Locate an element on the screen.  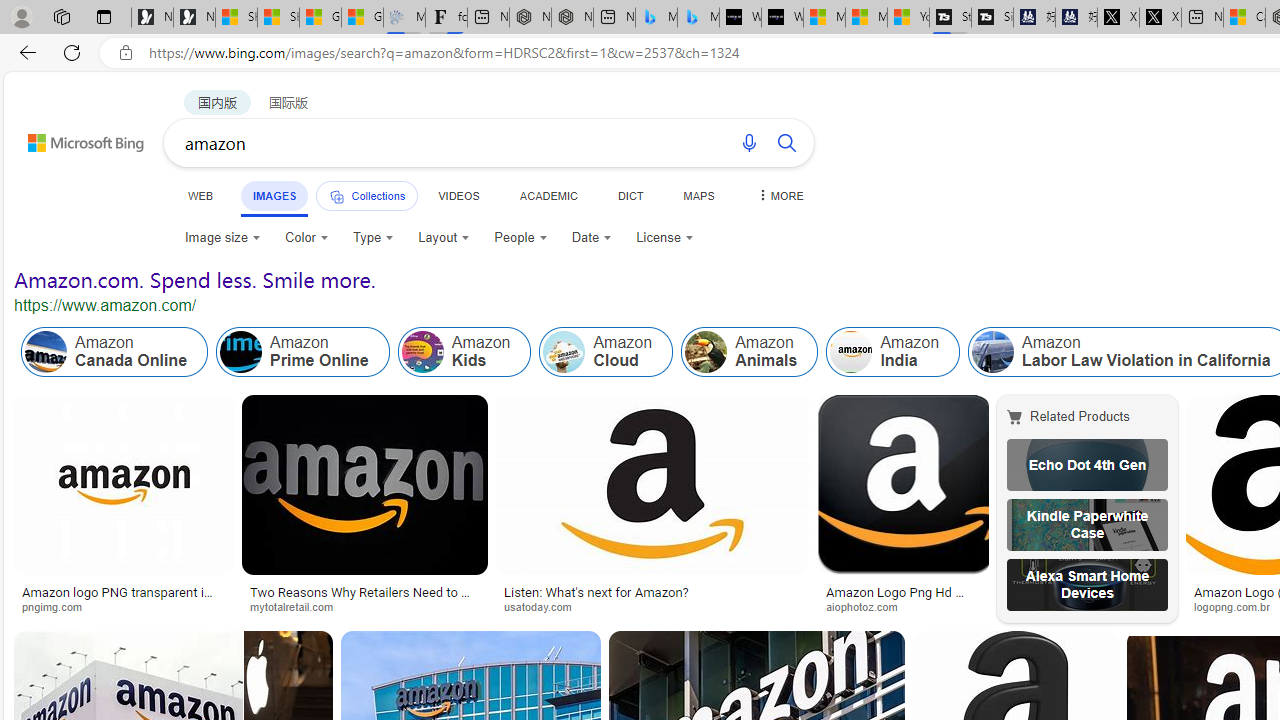
'Listen: What' is located at coordinates (657, 508).